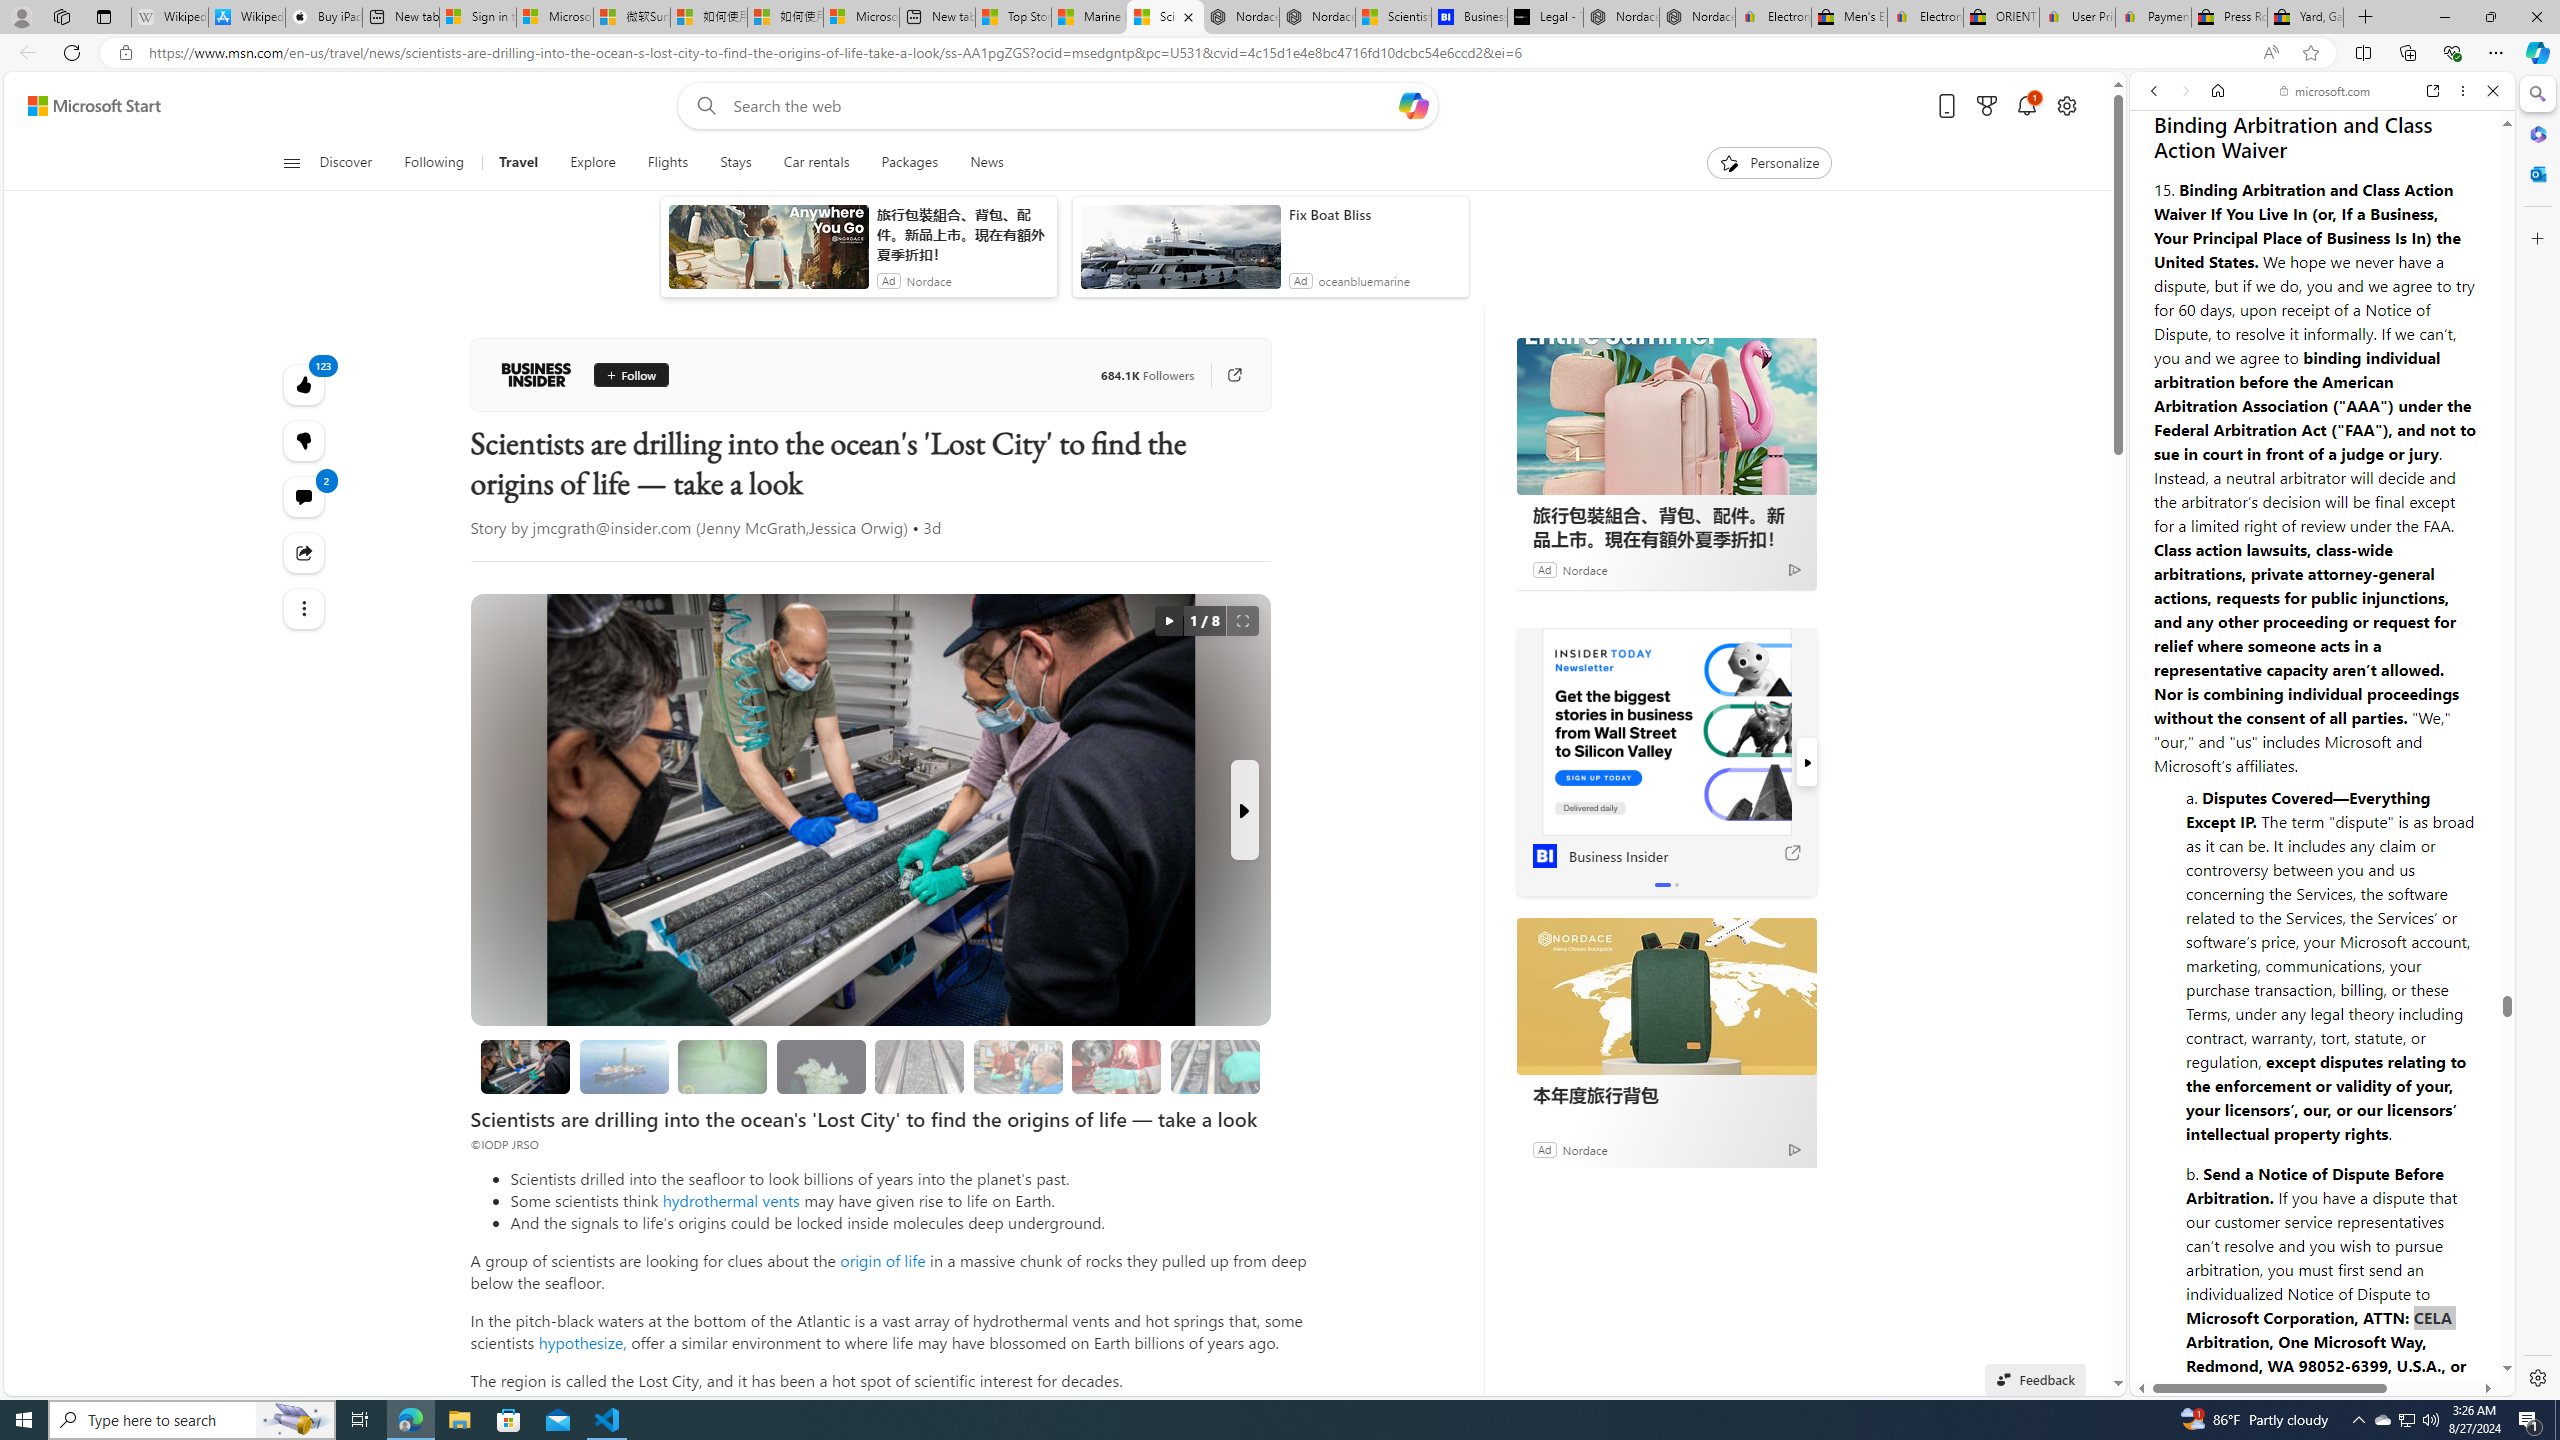 This screenshot has height=1440, width=2560. Describe the element at coordinates (986, 162) in the screenshot. I see `'News'` at that location.